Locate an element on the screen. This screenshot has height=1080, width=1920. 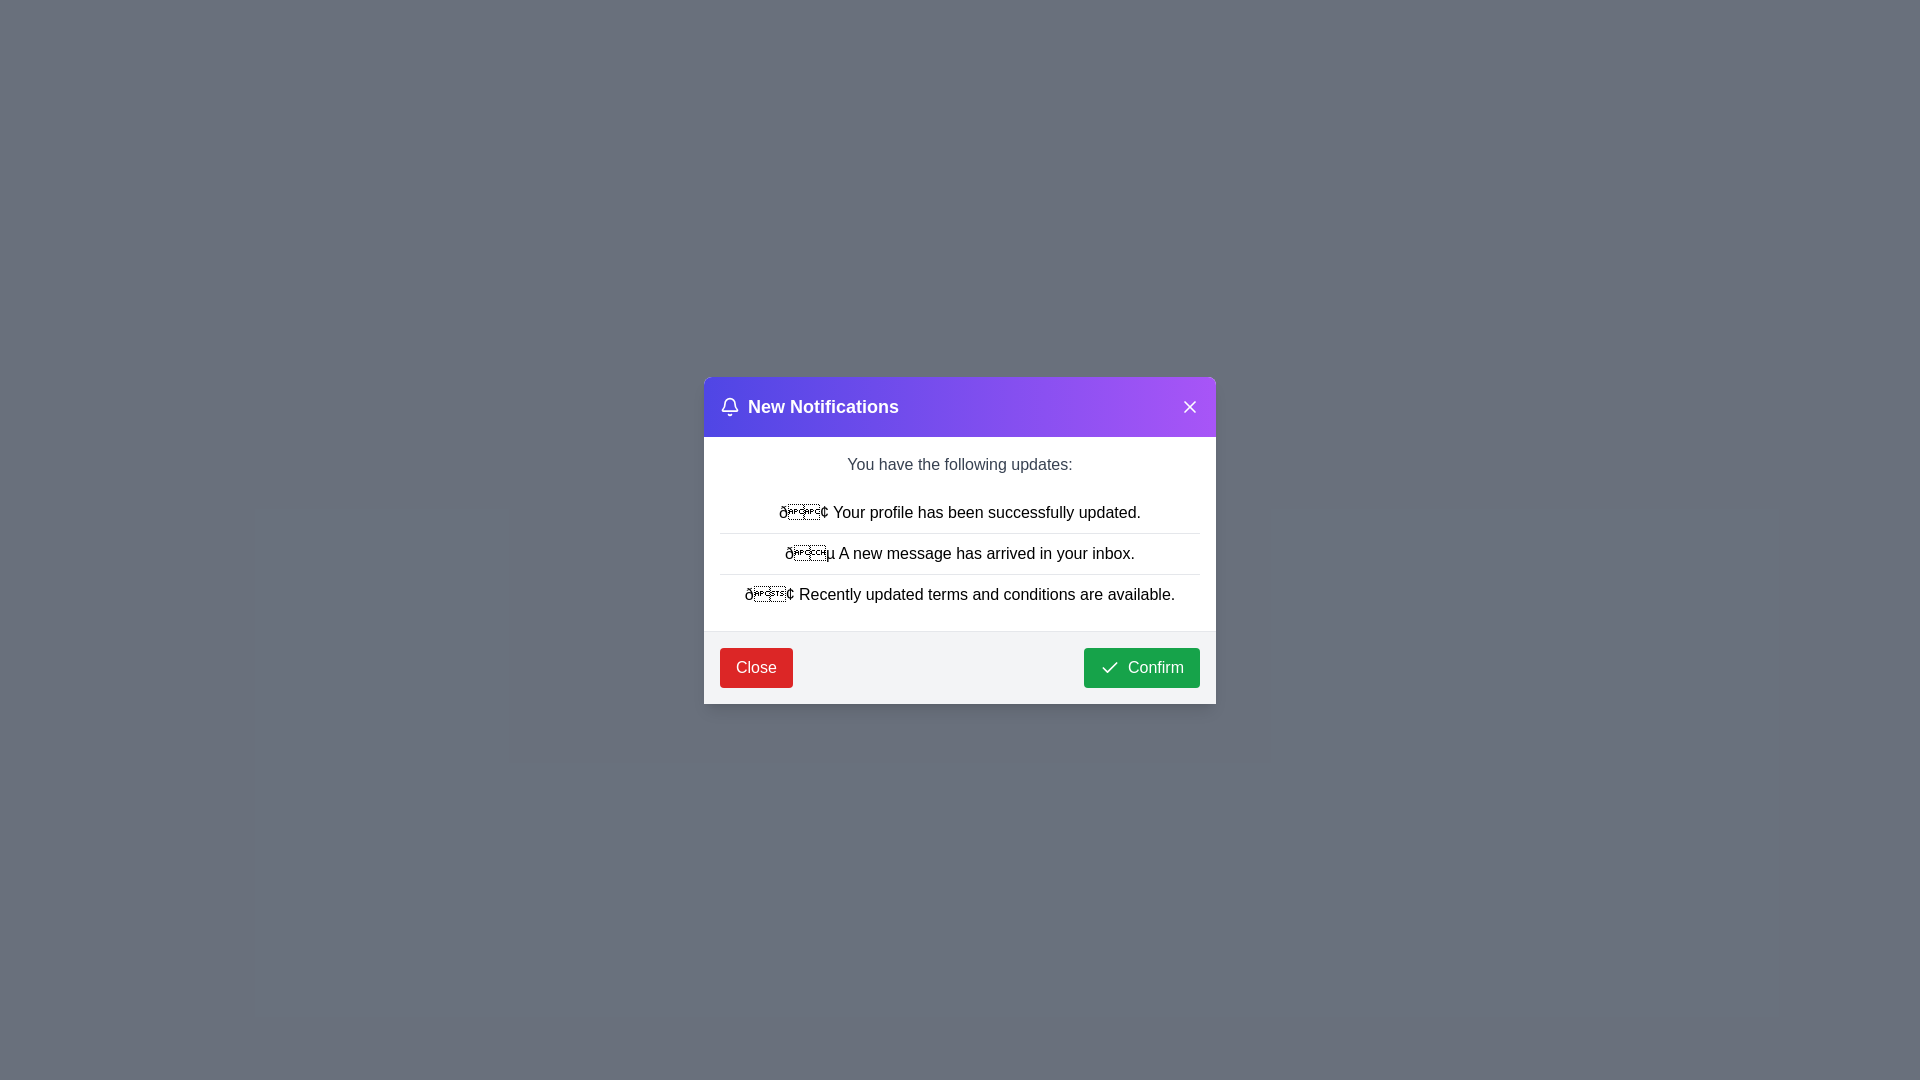
the Confirm button to confirm the notifications is located at coordinates (1142, 667).